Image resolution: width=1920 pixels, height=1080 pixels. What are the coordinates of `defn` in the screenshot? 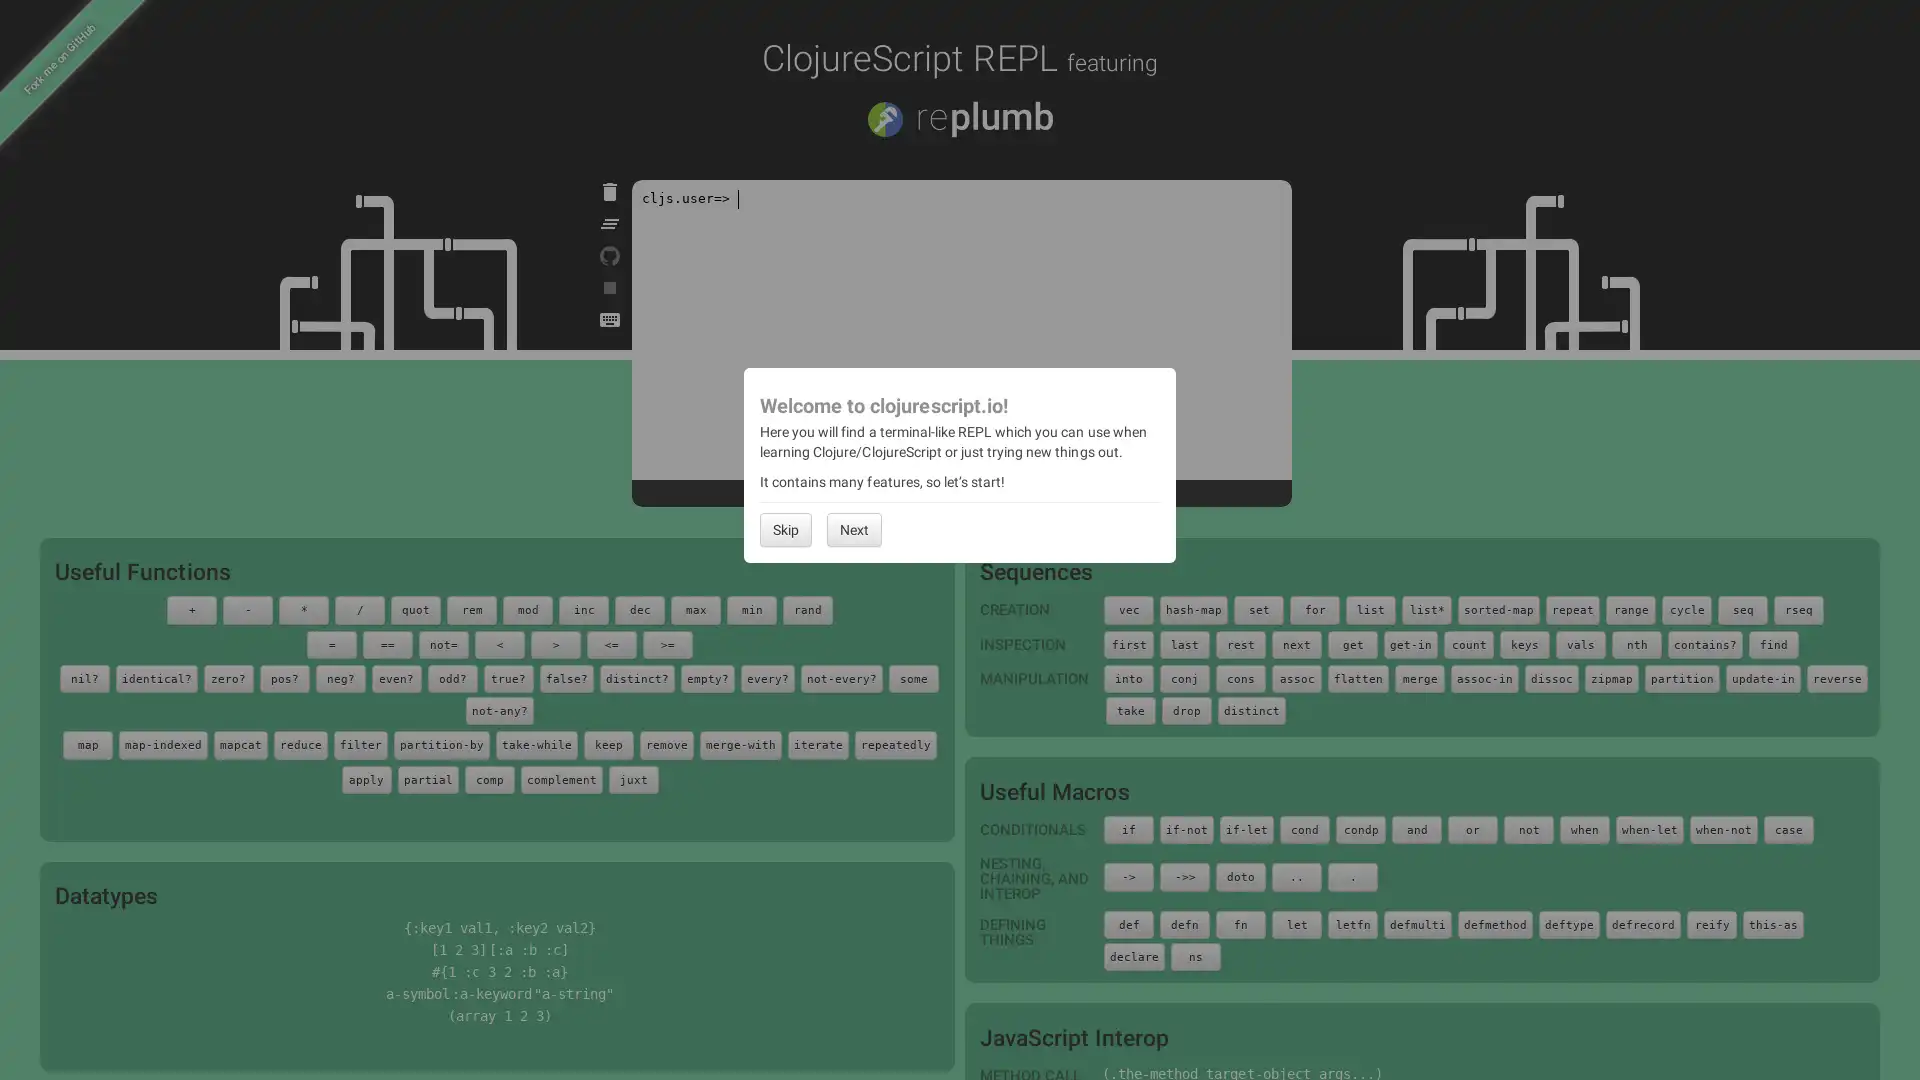 It's located at (1185, 924).